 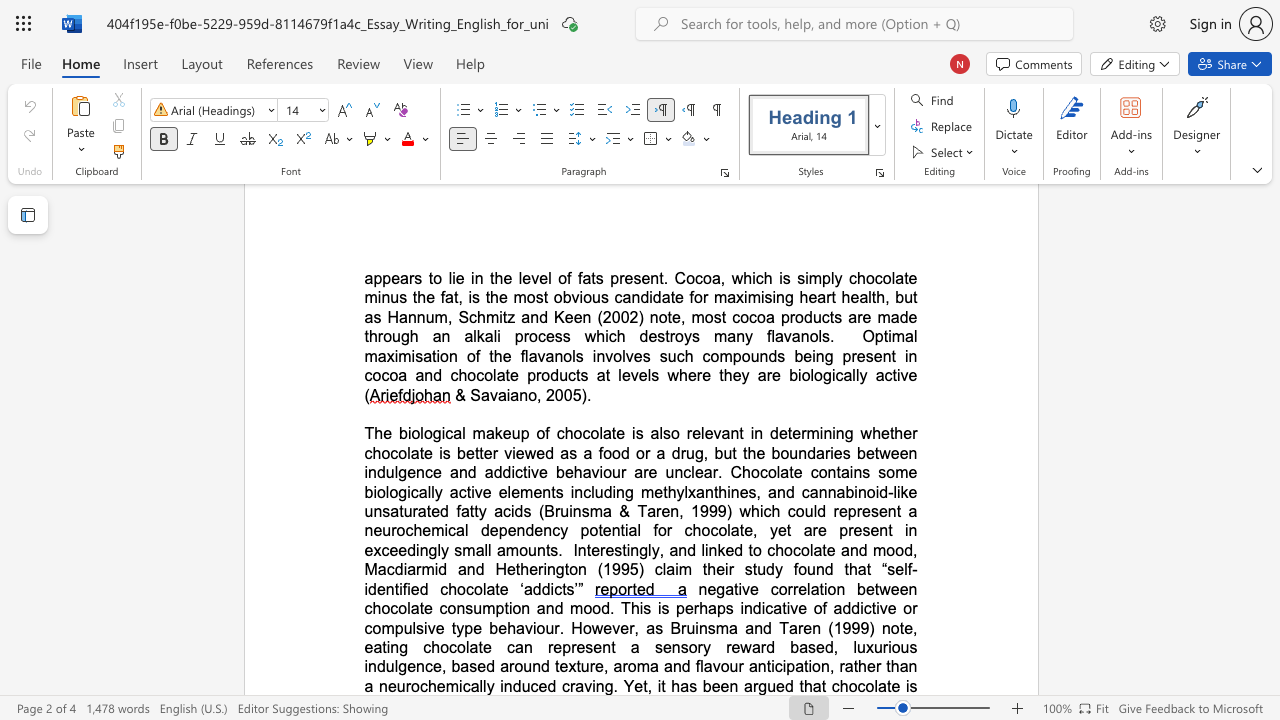 What do you see at coordinates (547, 685) in the screenshot?
I see `the subset text "d craving. Yet, it has been argued that cho" within the text "and flavour anticipation, rather than a neurochemically induced craving. Yet, it has been argued that chocolate"` at bounding box center [547, 685].